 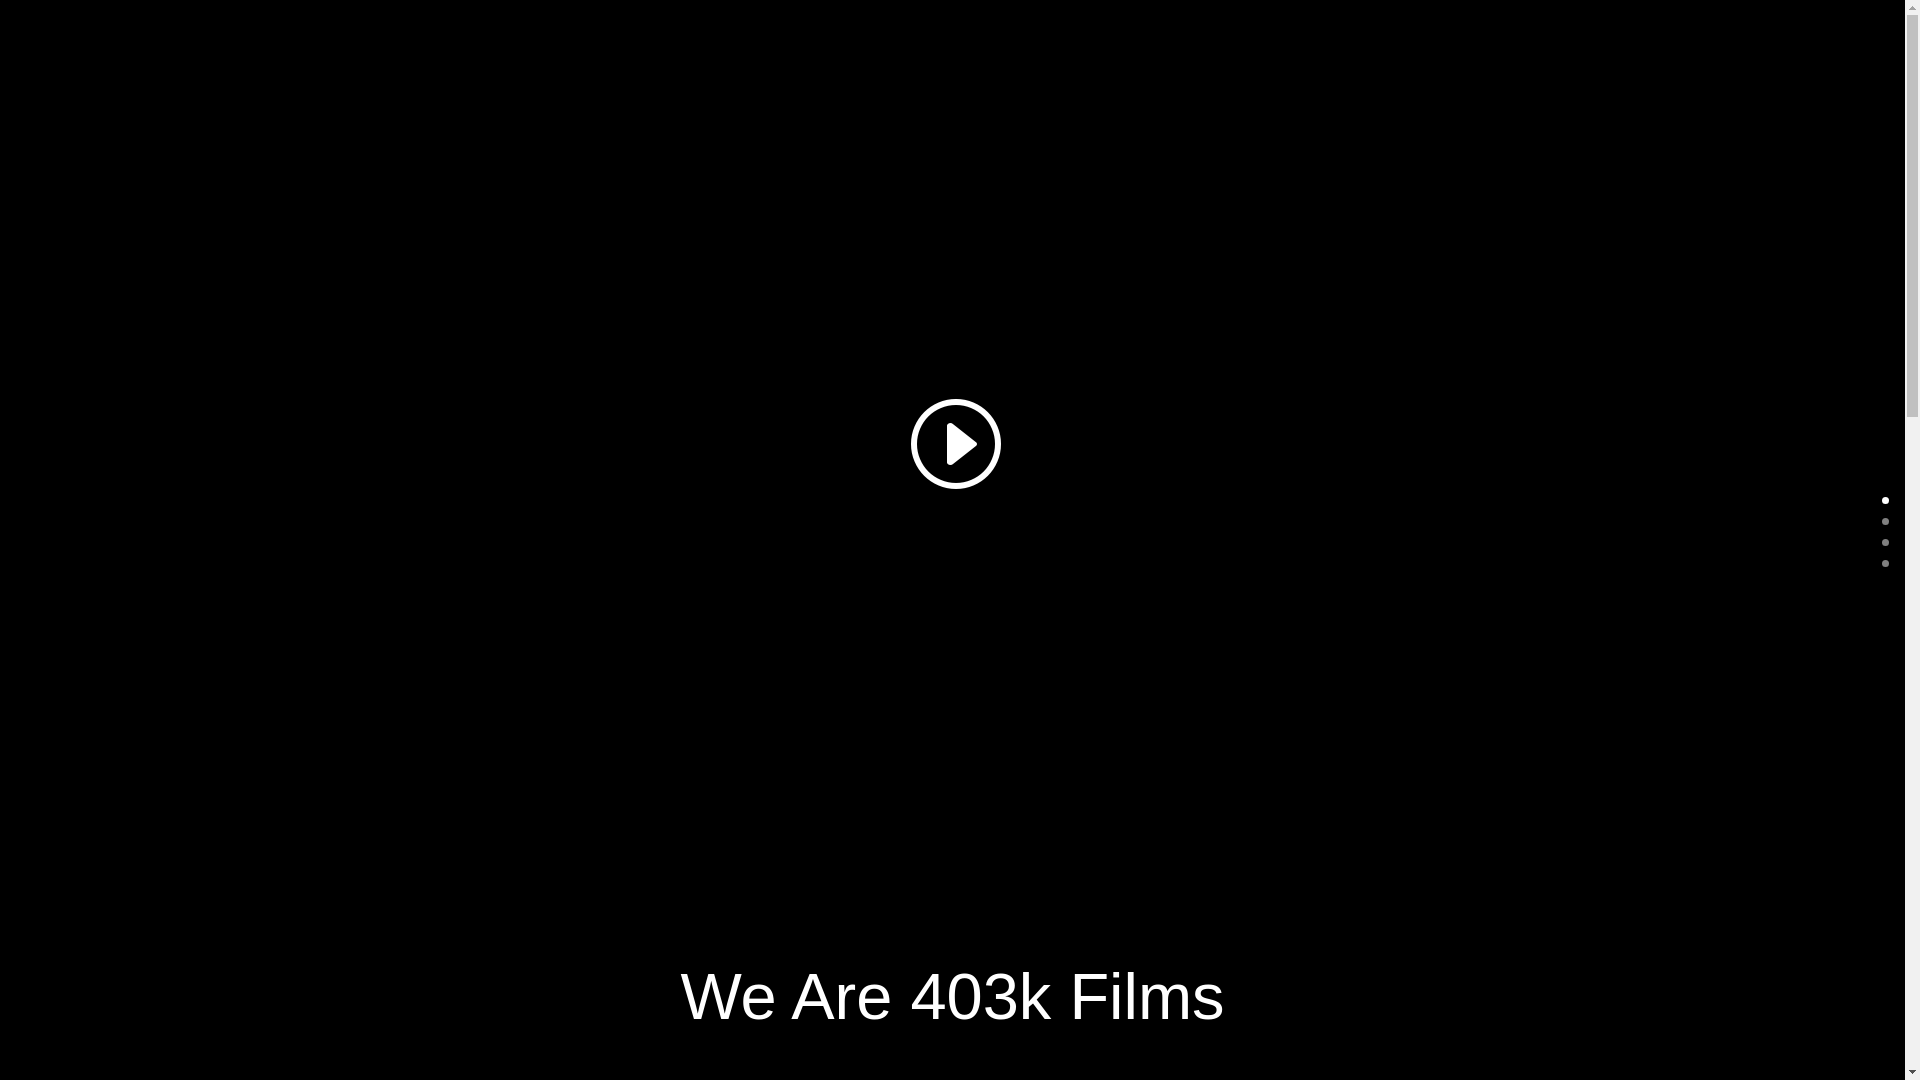 What do you see at coordinates (1884, 542) in the screenshot?
I see `'2'` at bounding box center [1884, 542].